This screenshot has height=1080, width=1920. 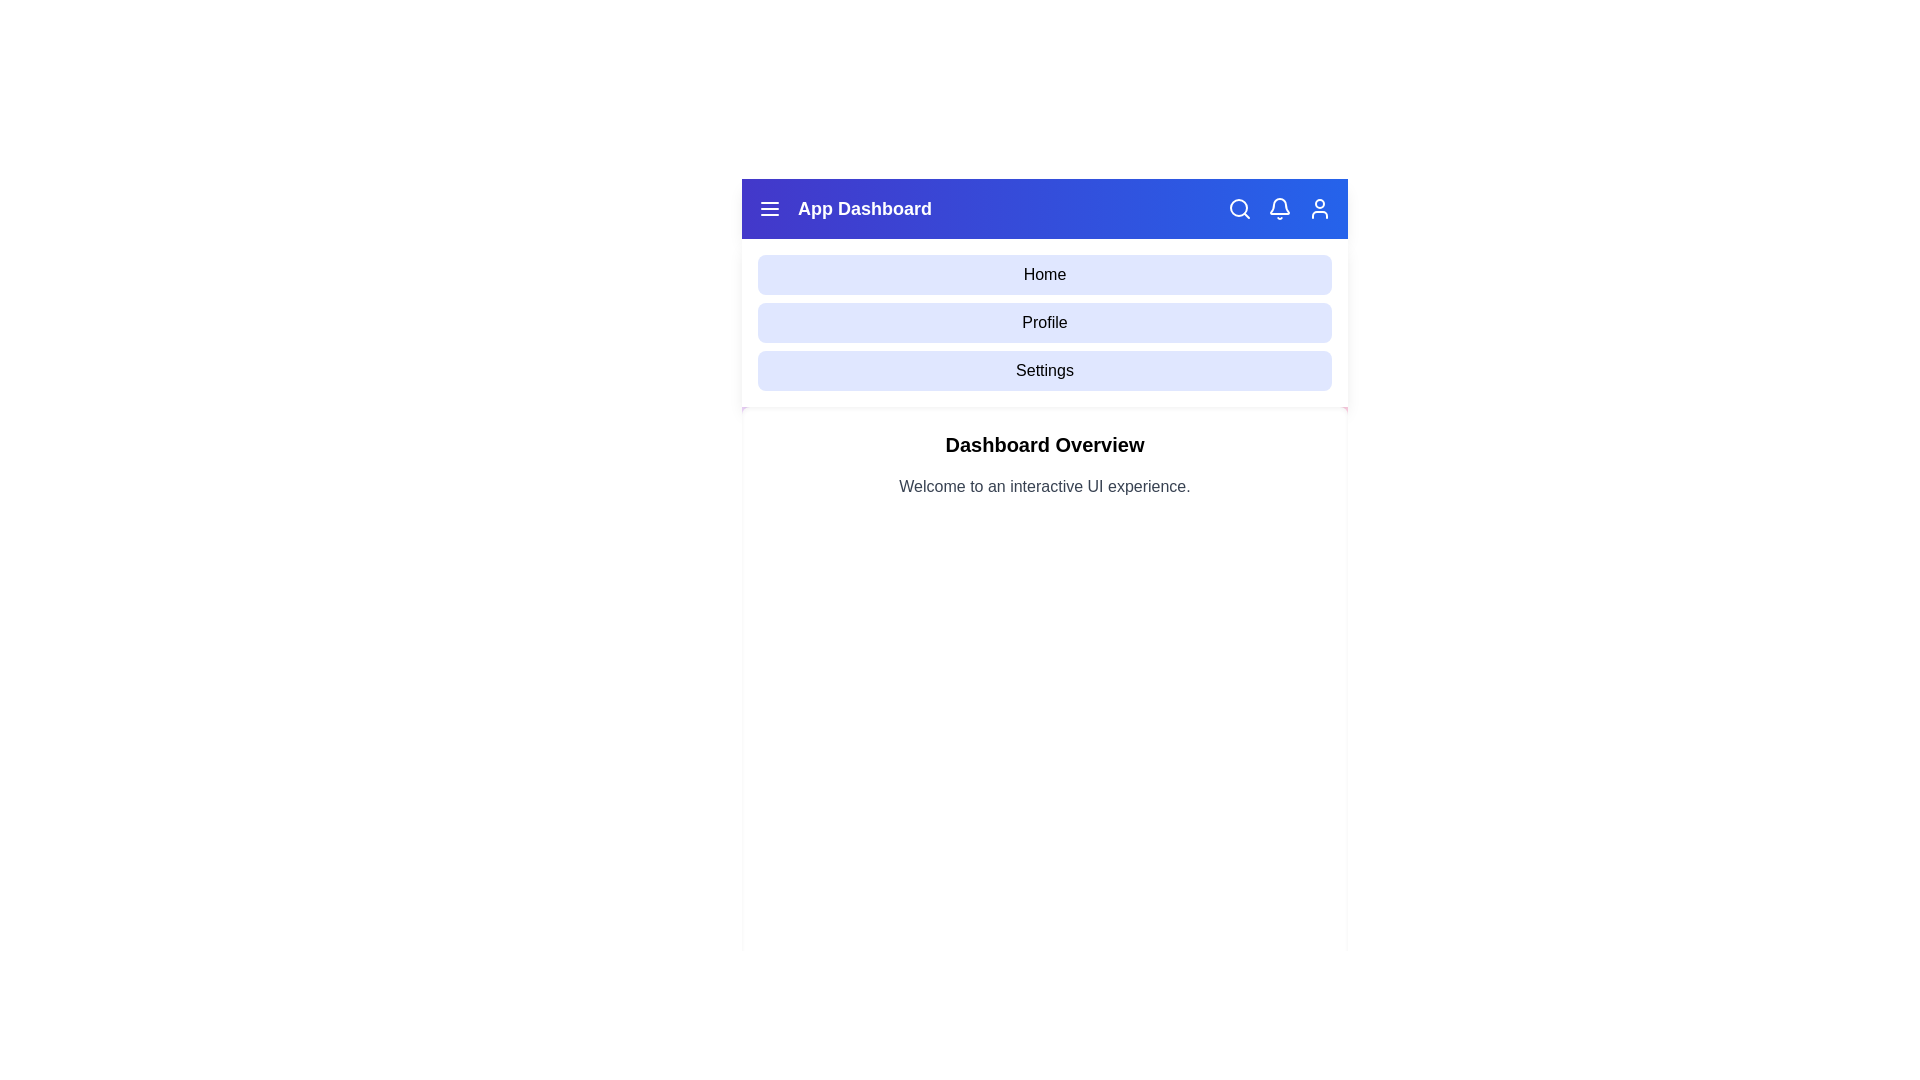 I want to click on the 'Profile' menu option to navigate to the Profile section, so click(x=1044, y=322).